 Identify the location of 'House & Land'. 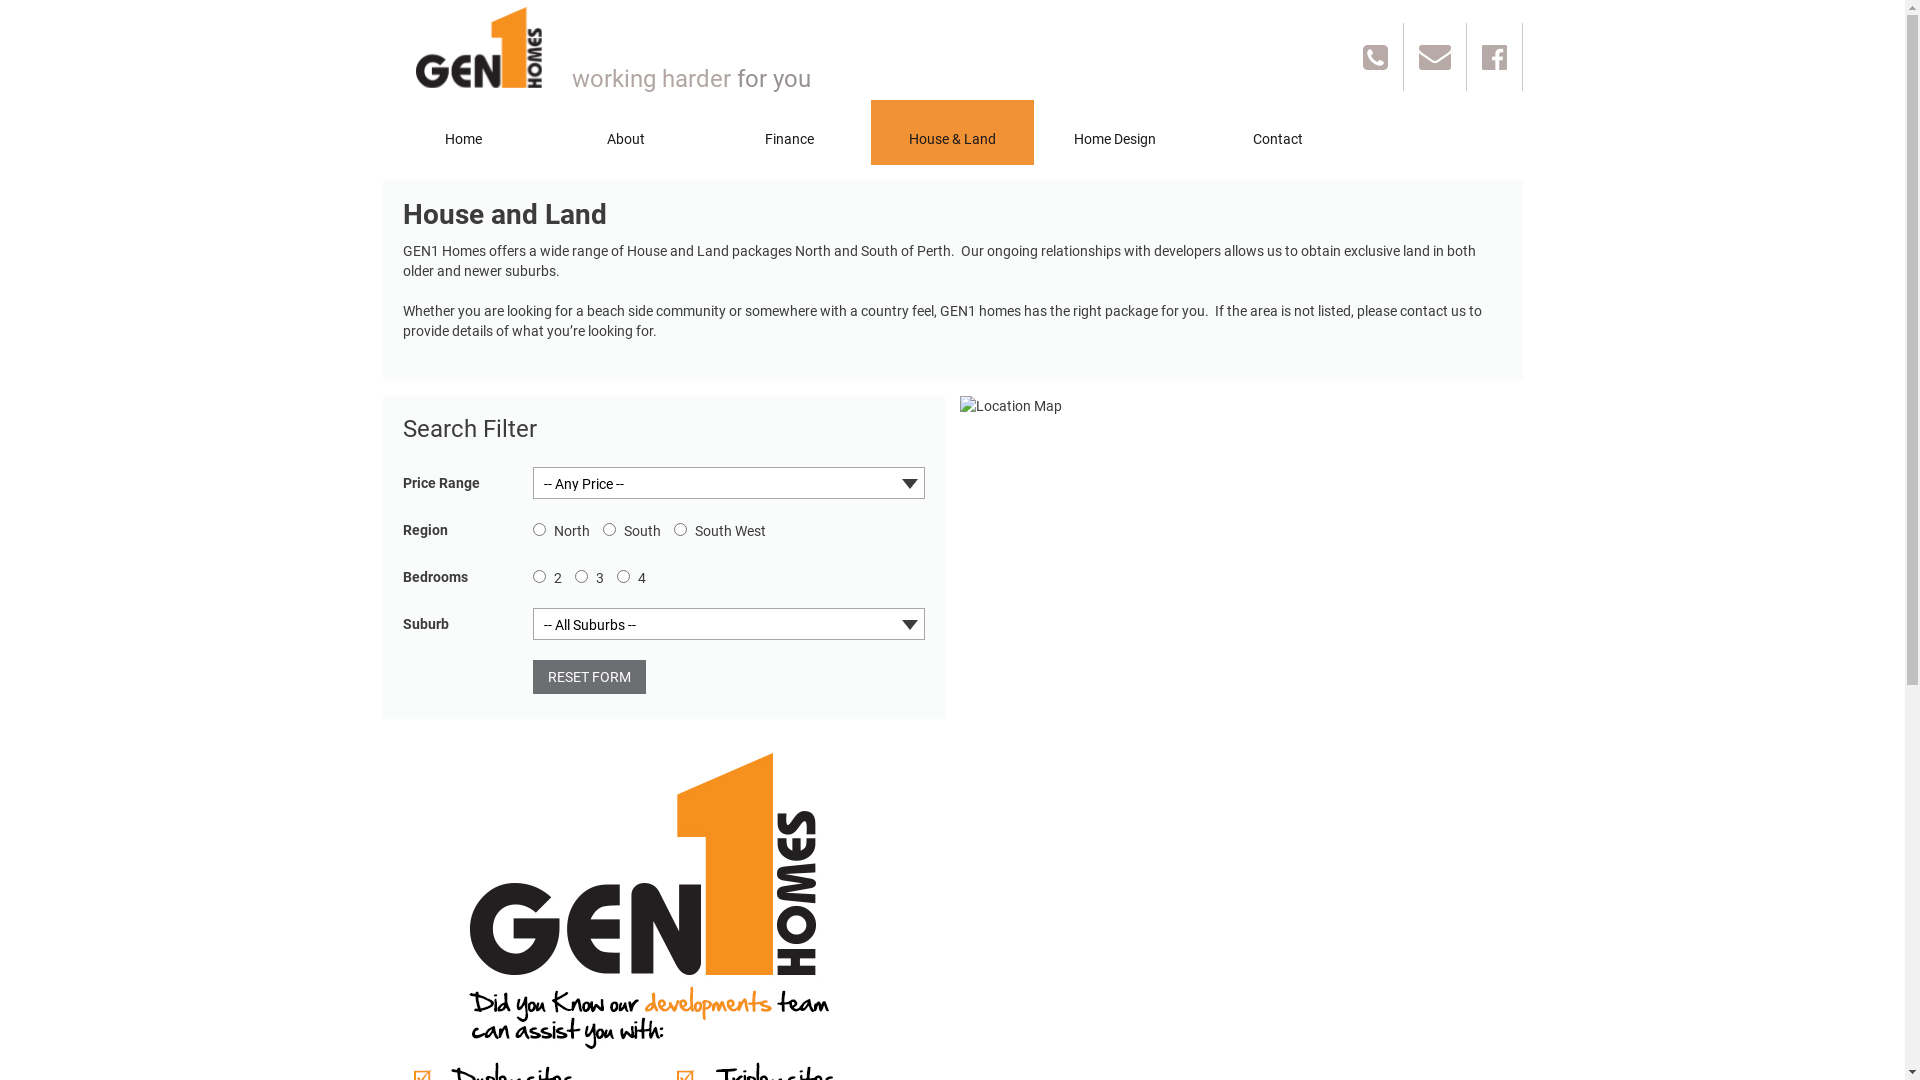
(869, 132).